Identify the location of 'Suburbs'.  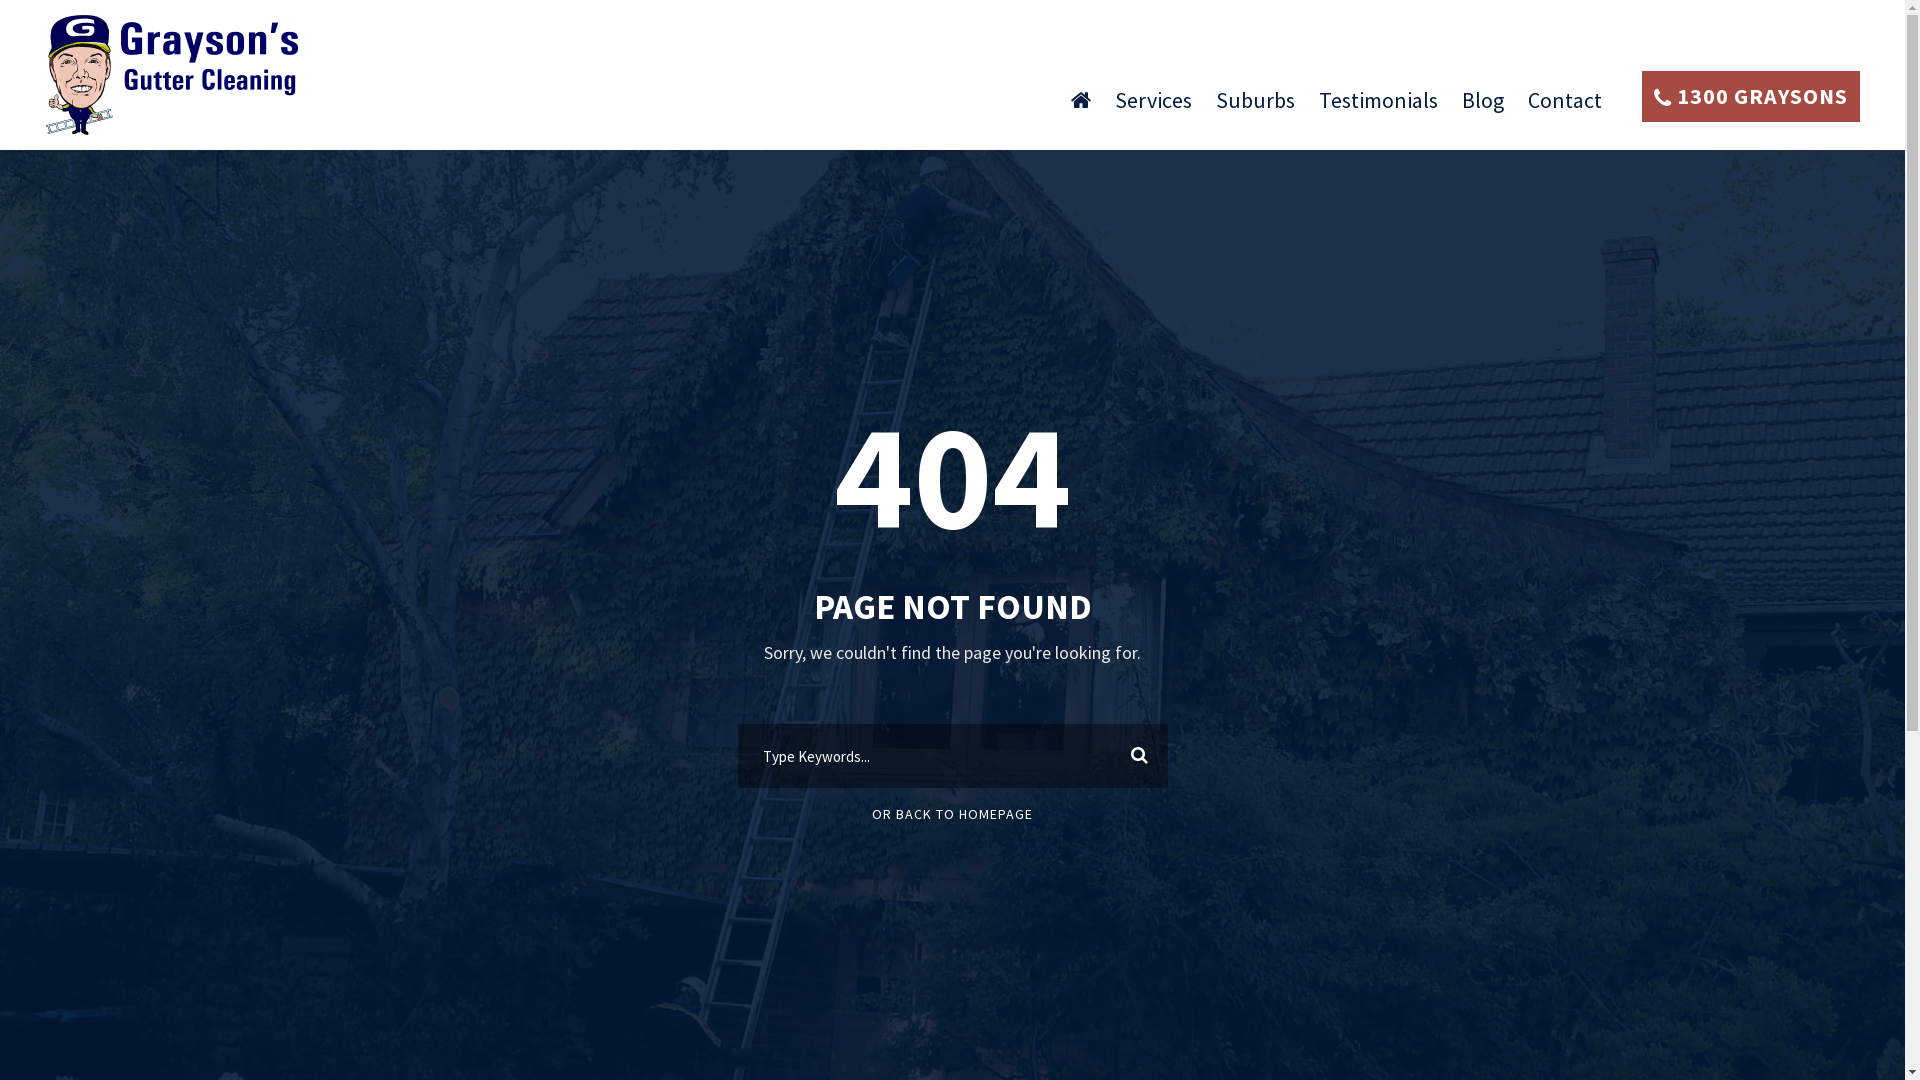
(1254, 108).